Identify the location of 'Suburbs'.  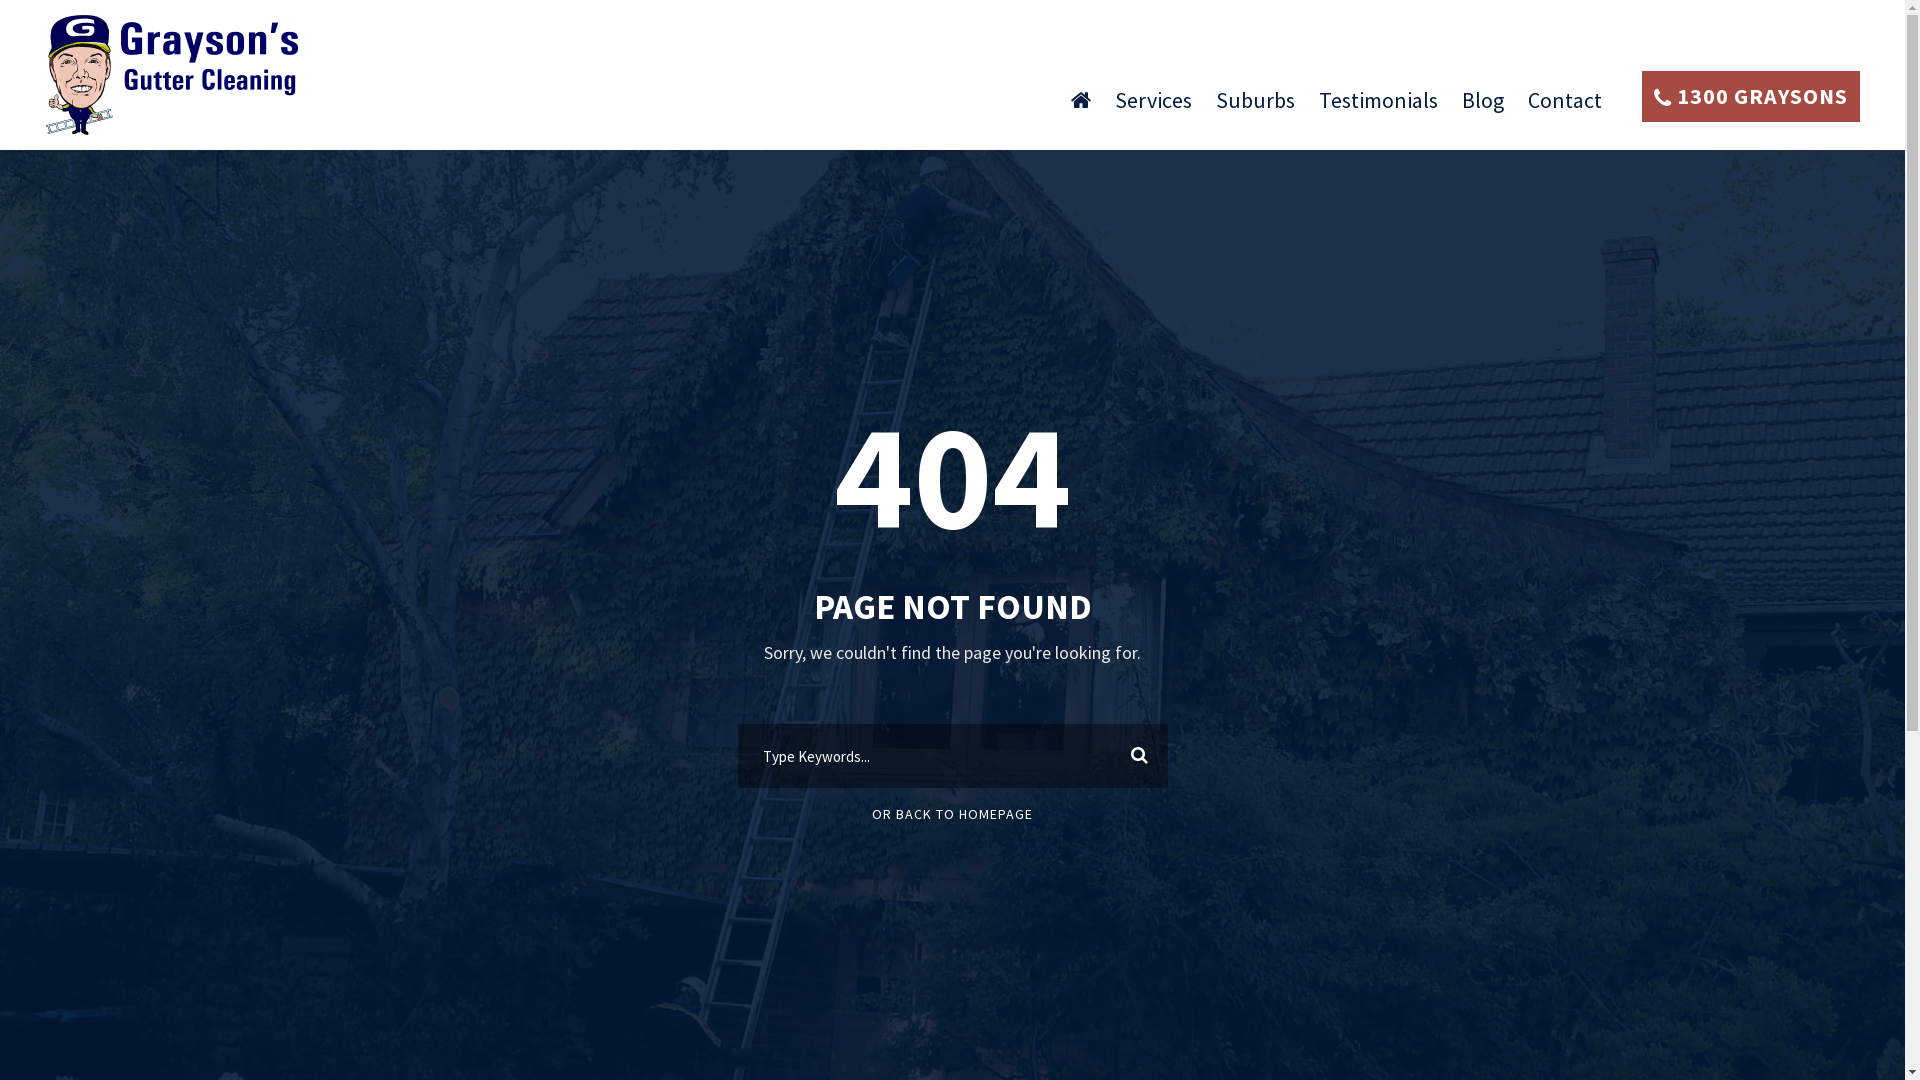
(1254, 108).